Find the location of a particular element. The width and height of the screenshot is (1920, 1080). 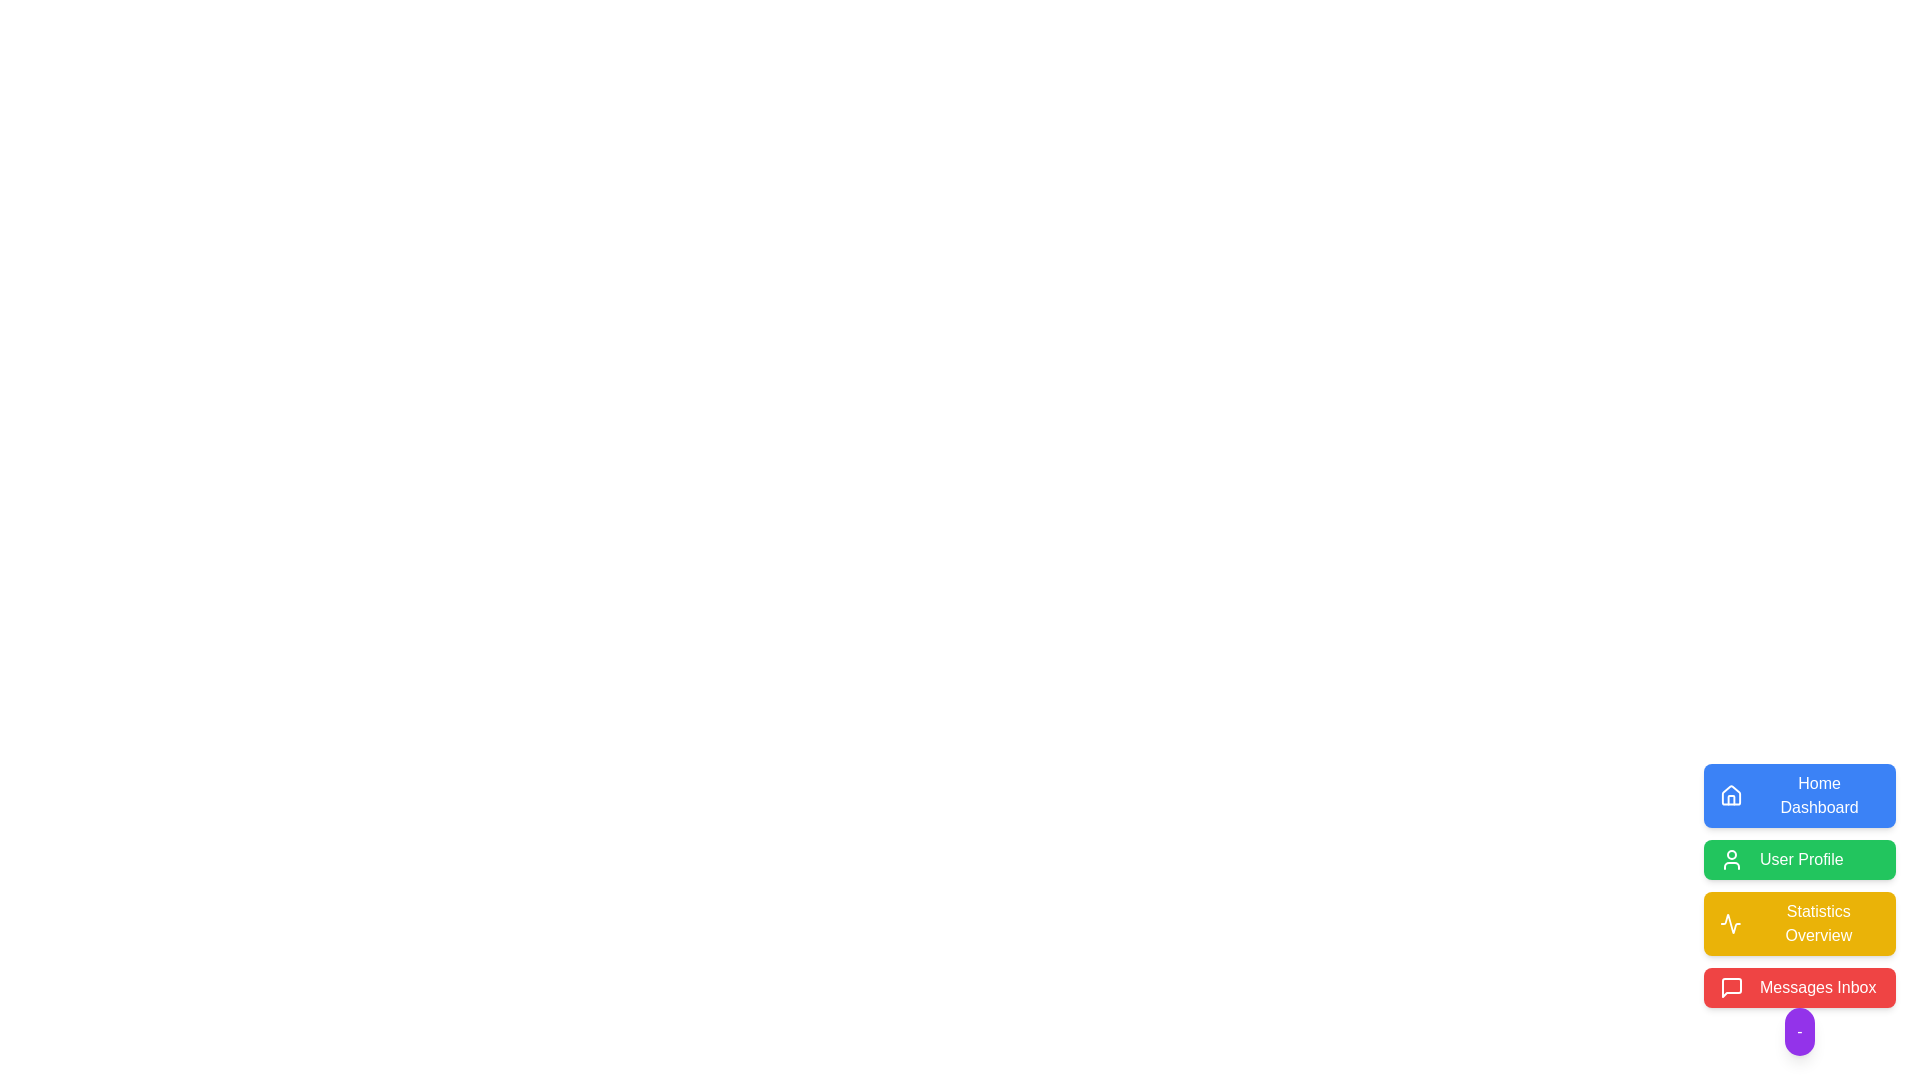

main action button to toggle the visibility of the menu is located at coordinates (1800, 1032).